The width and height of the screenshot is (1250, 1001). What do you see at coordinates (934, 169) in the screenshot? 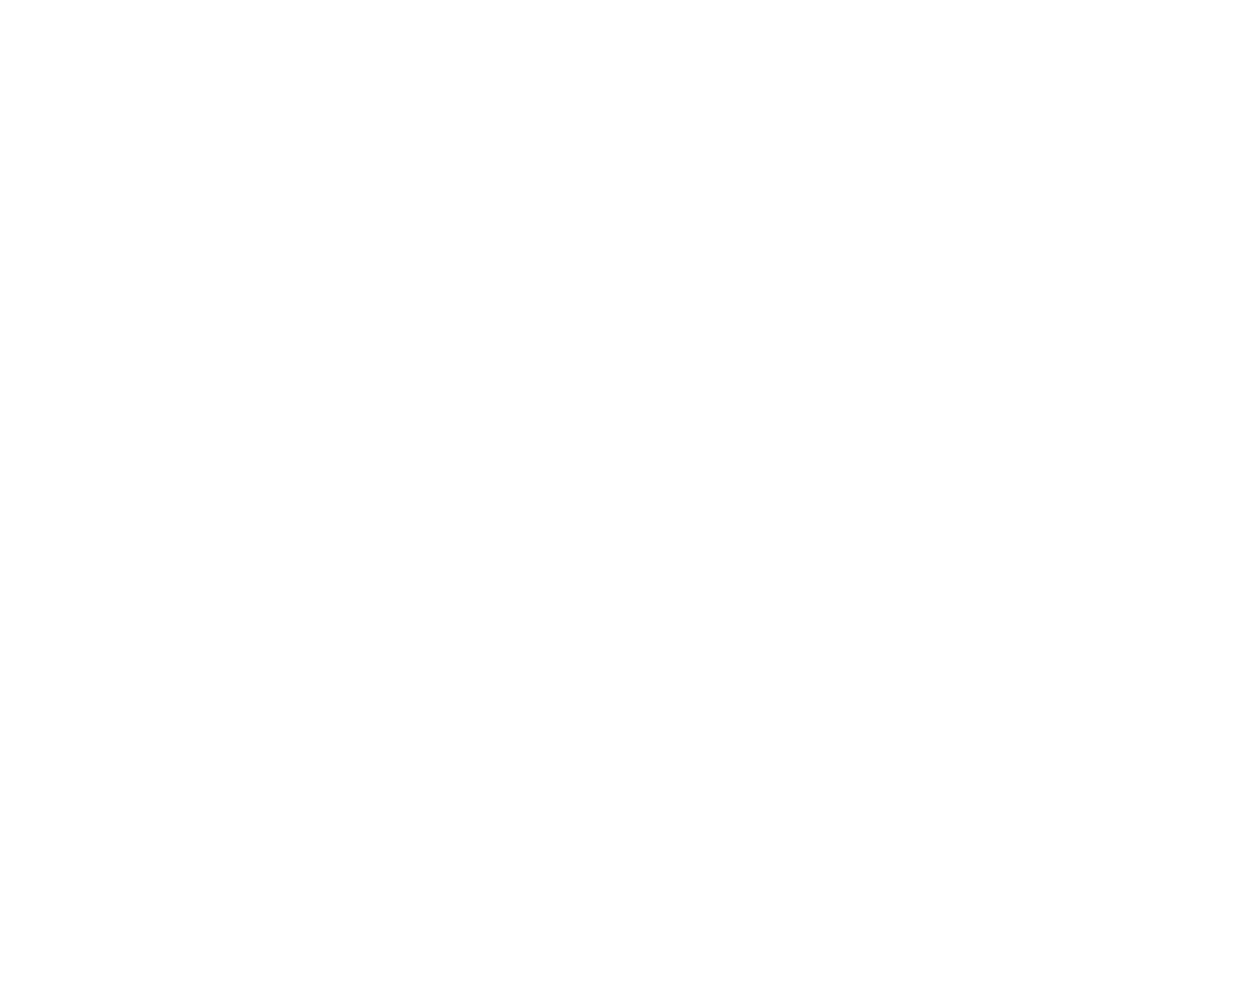
I see `'News'` at bounding box center [934, 169].